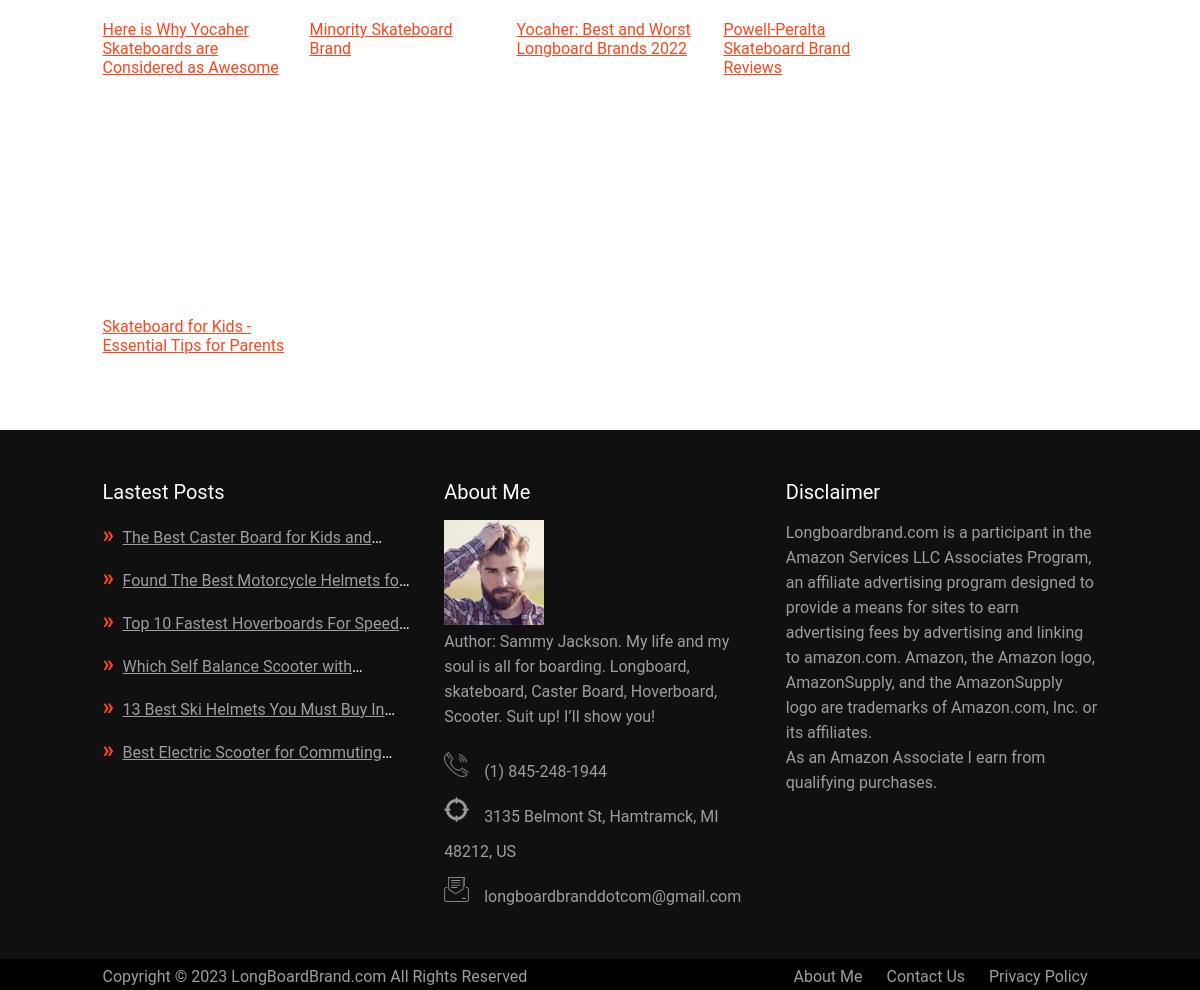 Image resolution: width=1200 pixels, height=990 pixels. Describe the element at coordinates (784, 631) in the screenshot. I see `'Longboardbrand.com is a participant in the Amazon Services LLC Associates Program, an affiliate advertising program designed to provide a means for sites to earn advertising fees by advertising and linking to amazon.com. Amazon, the Amazon logo, AmazonSupply, and the AmazonSupply logo are trademarks of Amazon.com, Inc. or its affiliates.'` at that location.